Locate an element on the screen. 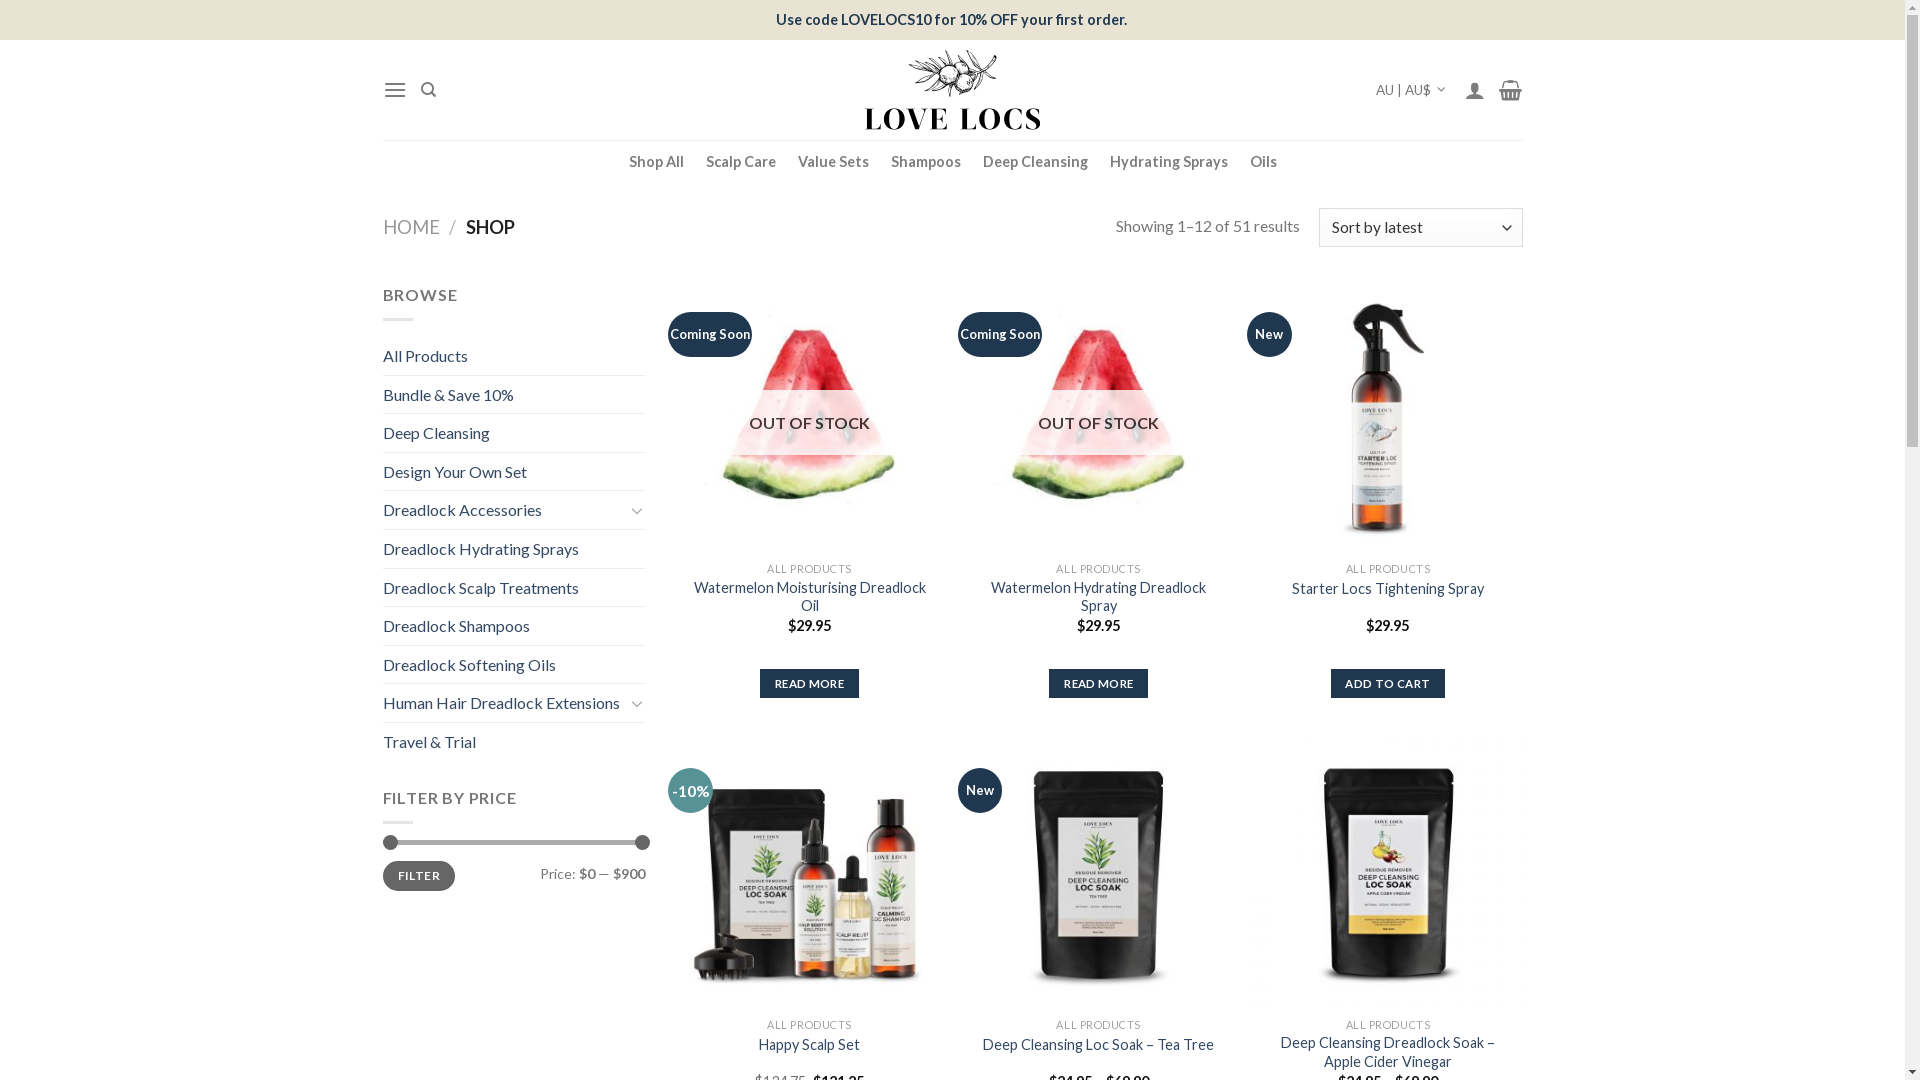 The image size is (1920, 1080). 'Cart' is located at coordinates (1510, 88).